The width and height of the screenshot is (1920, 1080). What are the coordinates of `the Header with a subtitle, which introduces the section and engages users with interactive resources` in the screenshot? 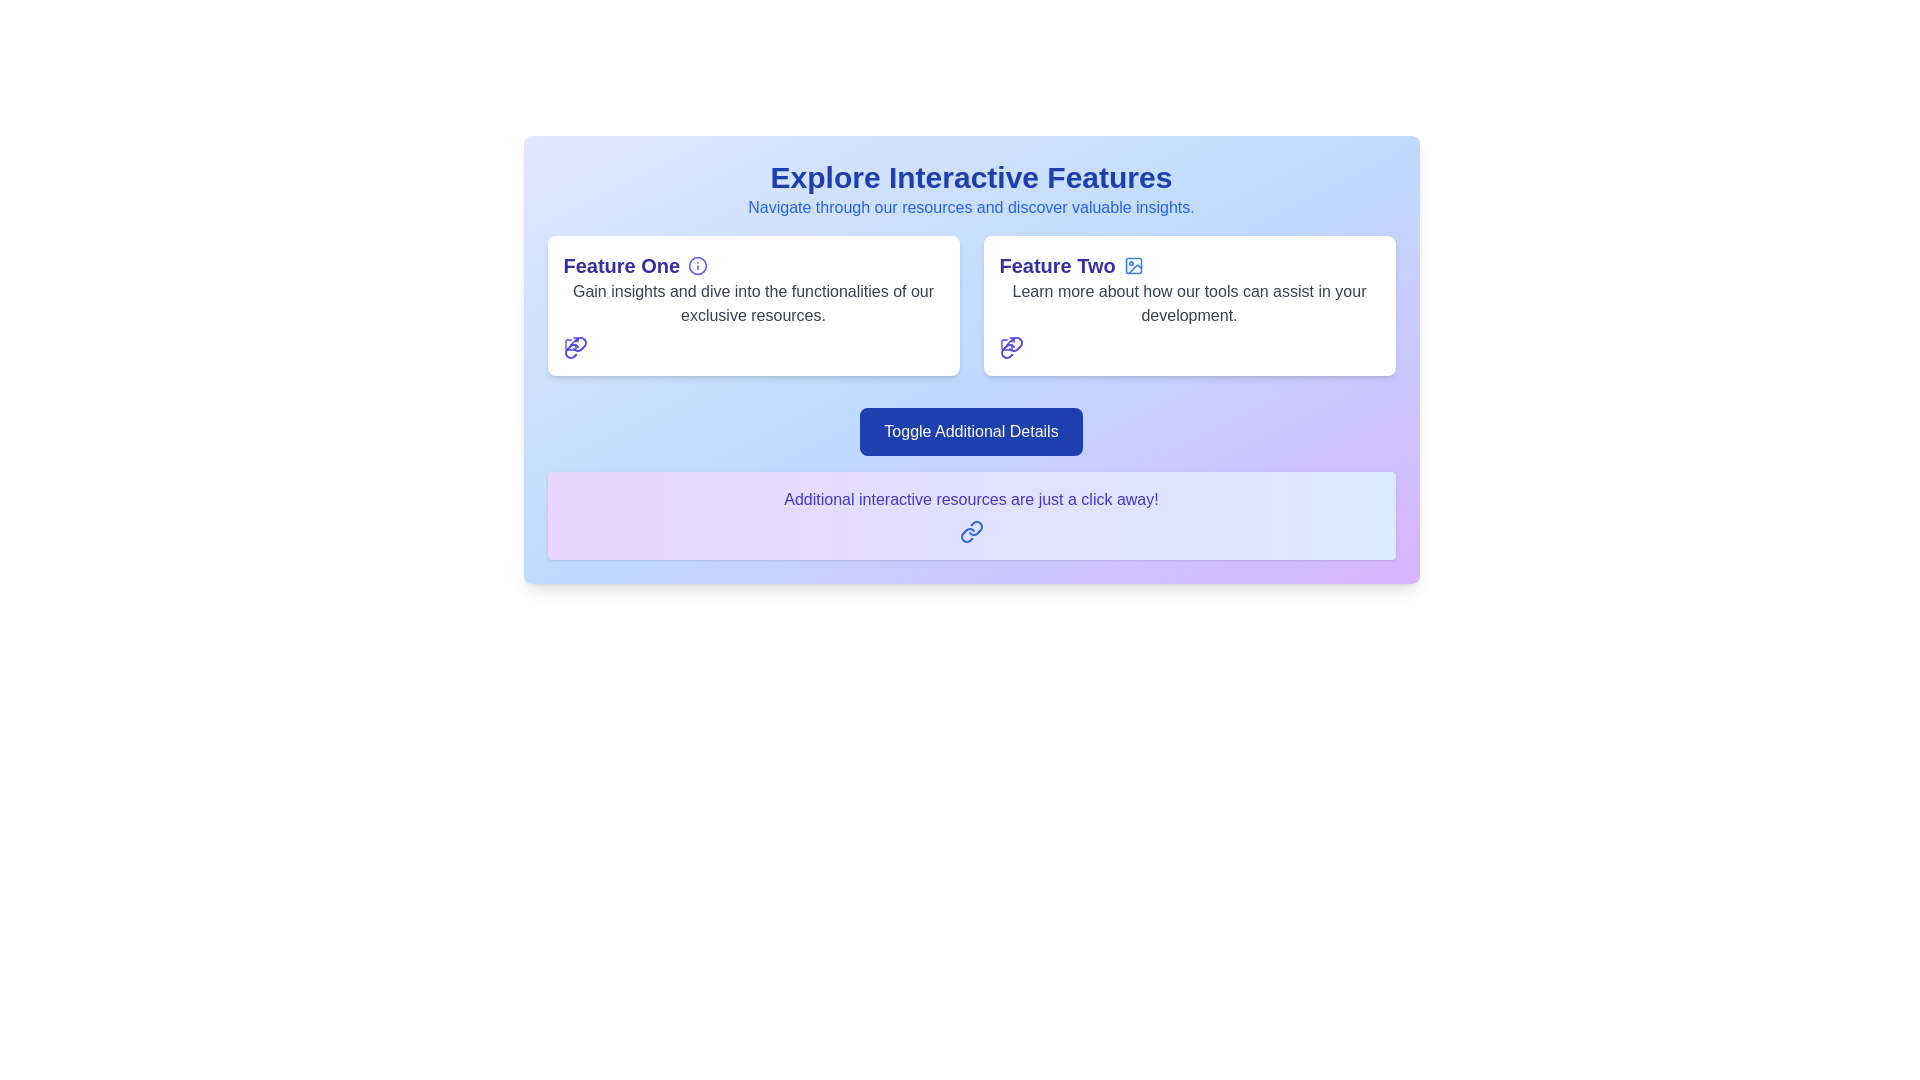 It's located at (971, 189).